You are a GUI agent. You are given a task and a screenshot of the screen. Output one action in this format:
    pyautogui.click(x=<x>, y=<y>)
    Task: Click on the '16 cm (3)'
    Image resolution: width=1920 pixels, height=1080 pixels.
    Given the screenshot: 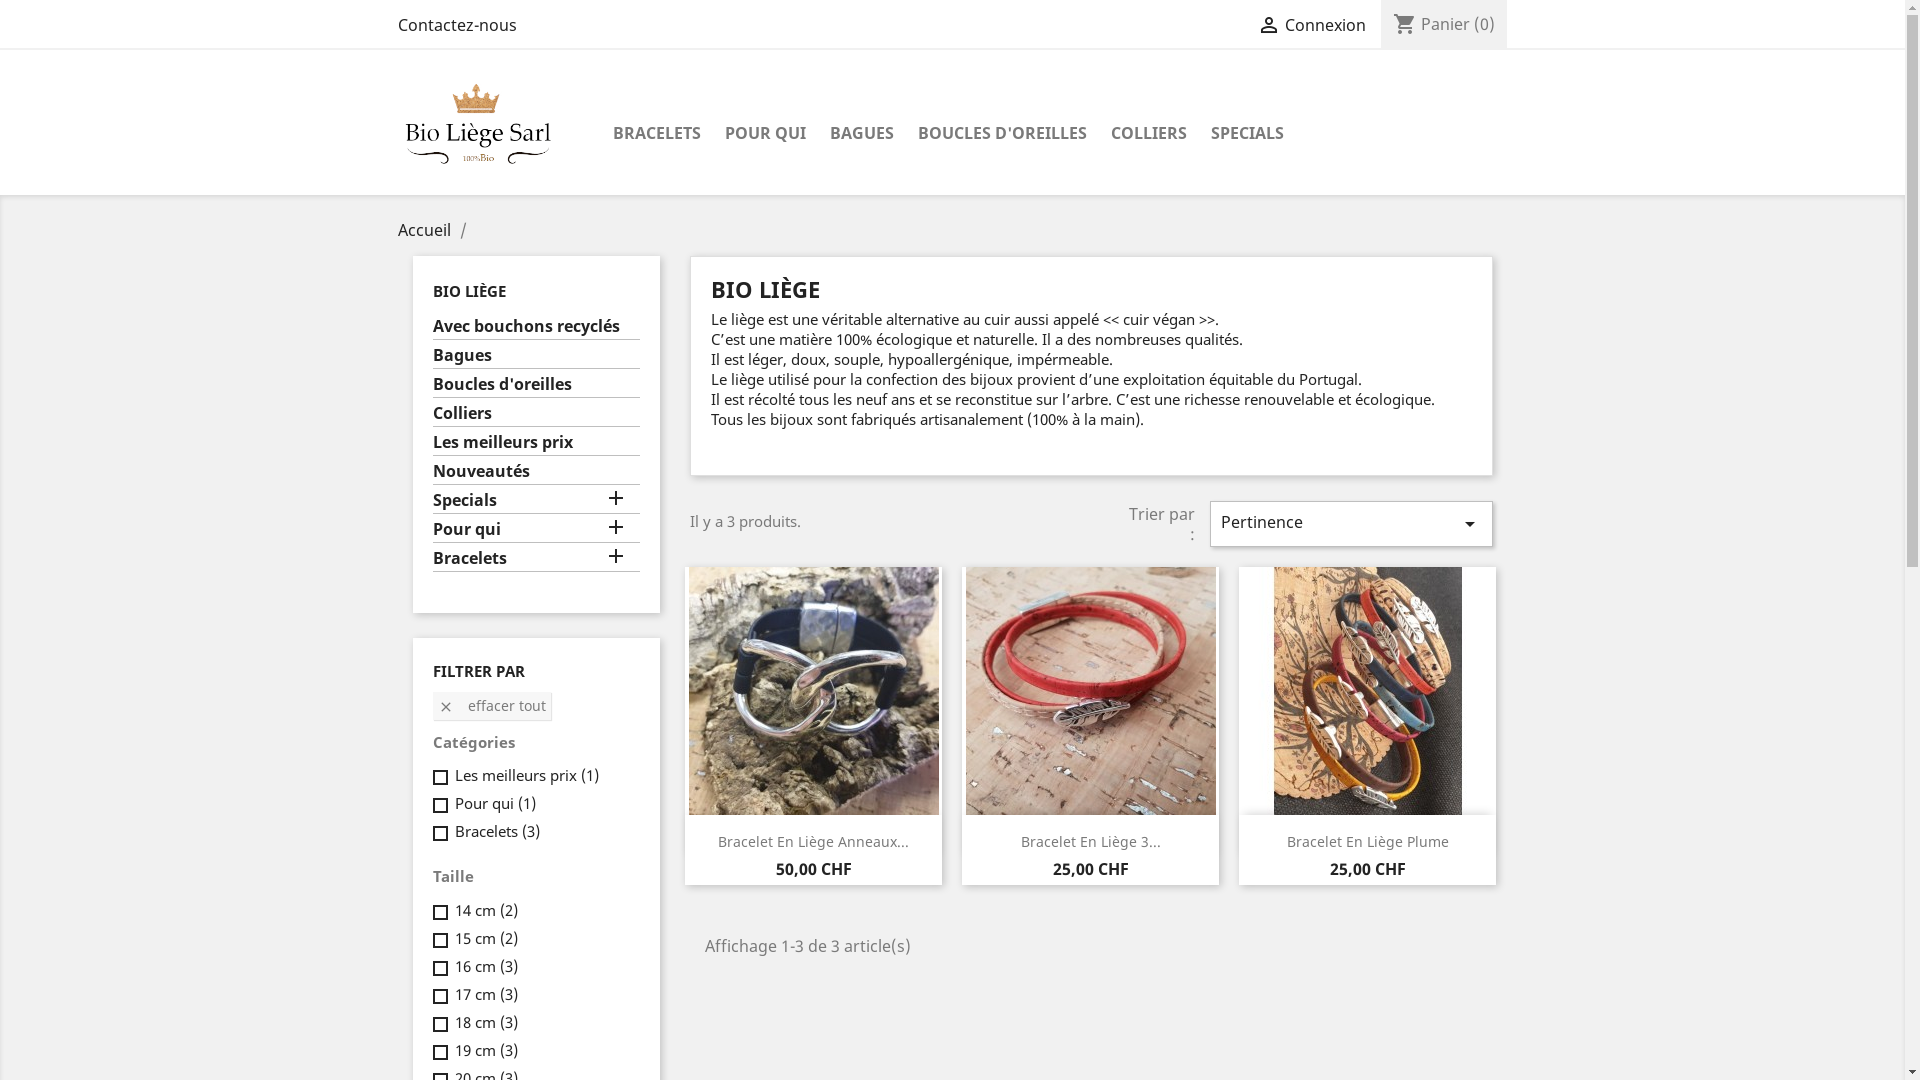 What is the action you would take?
    pyautogui.click(x=453, y=964)
    